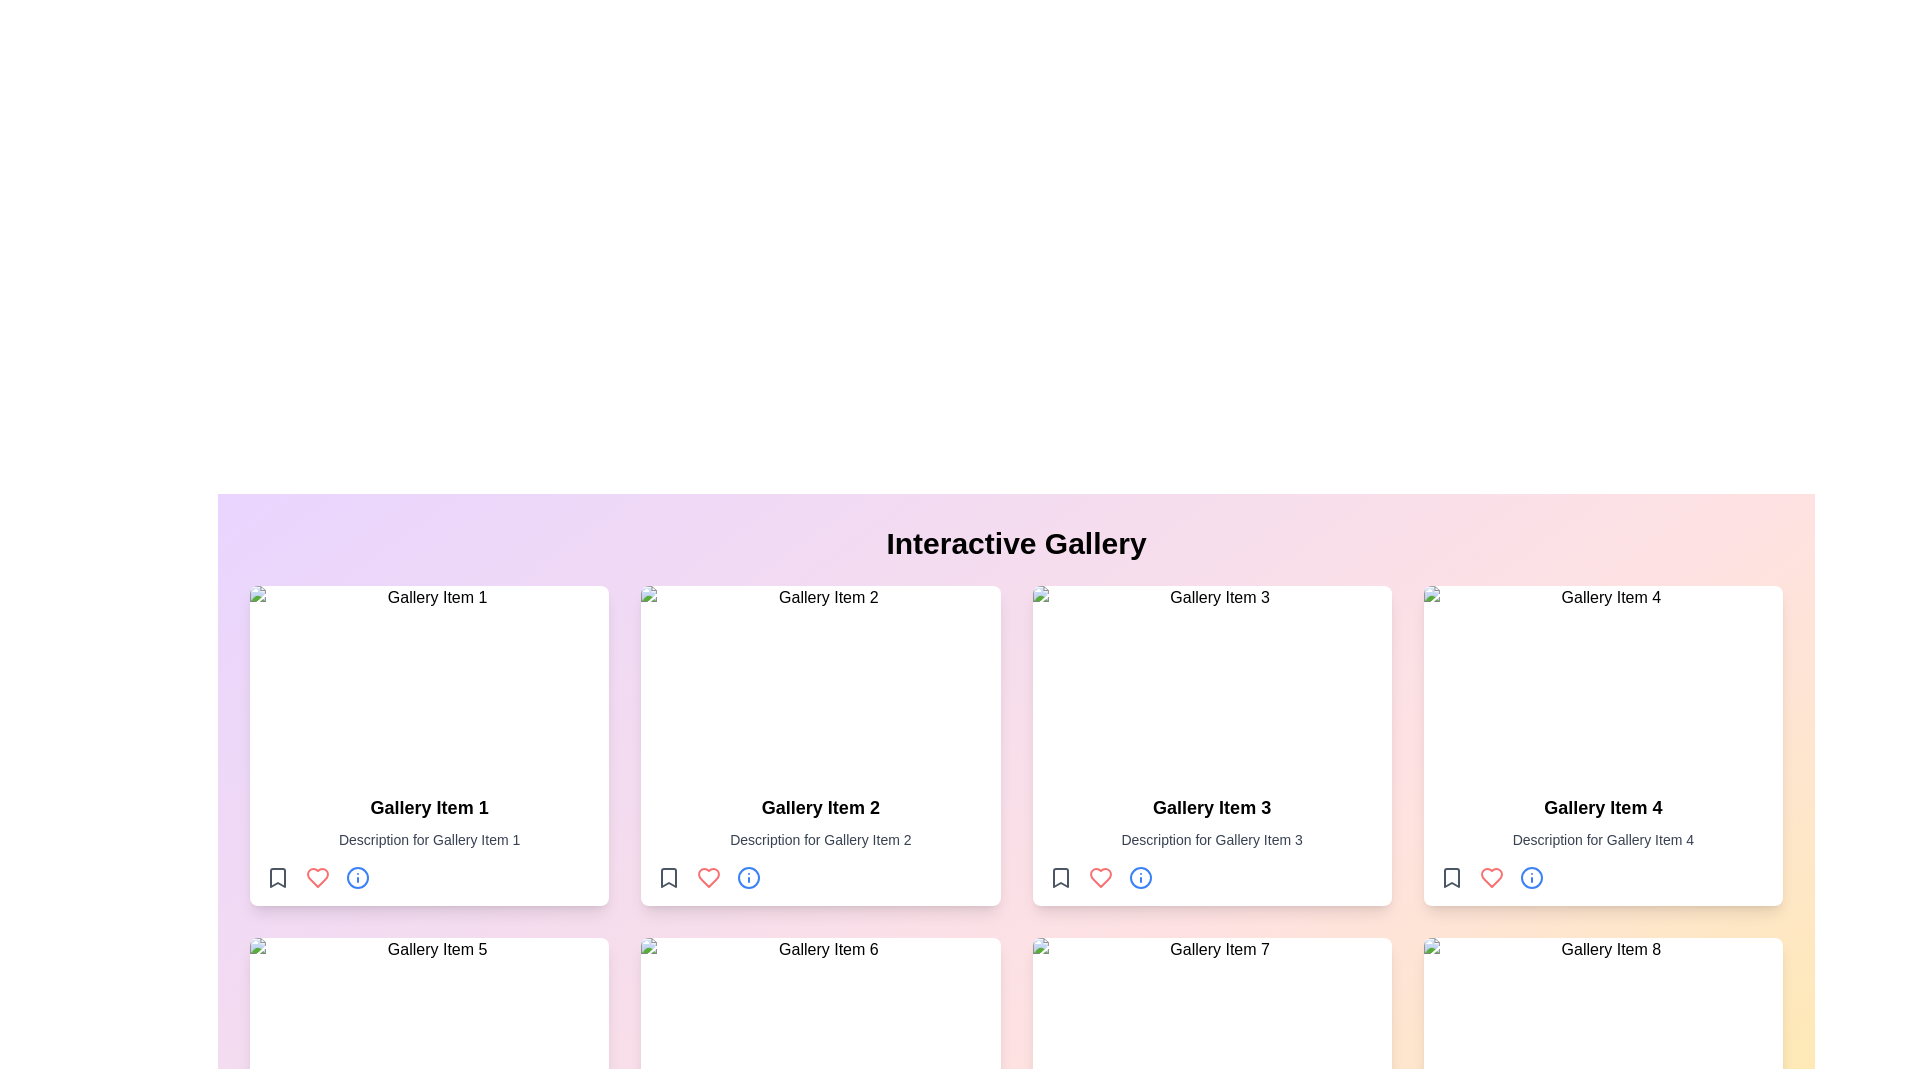 This screenshot has height=1080, width=1920. I want to click on the modern outline bookmark icon below 'Gallery Item 4', so click(1451, 877).